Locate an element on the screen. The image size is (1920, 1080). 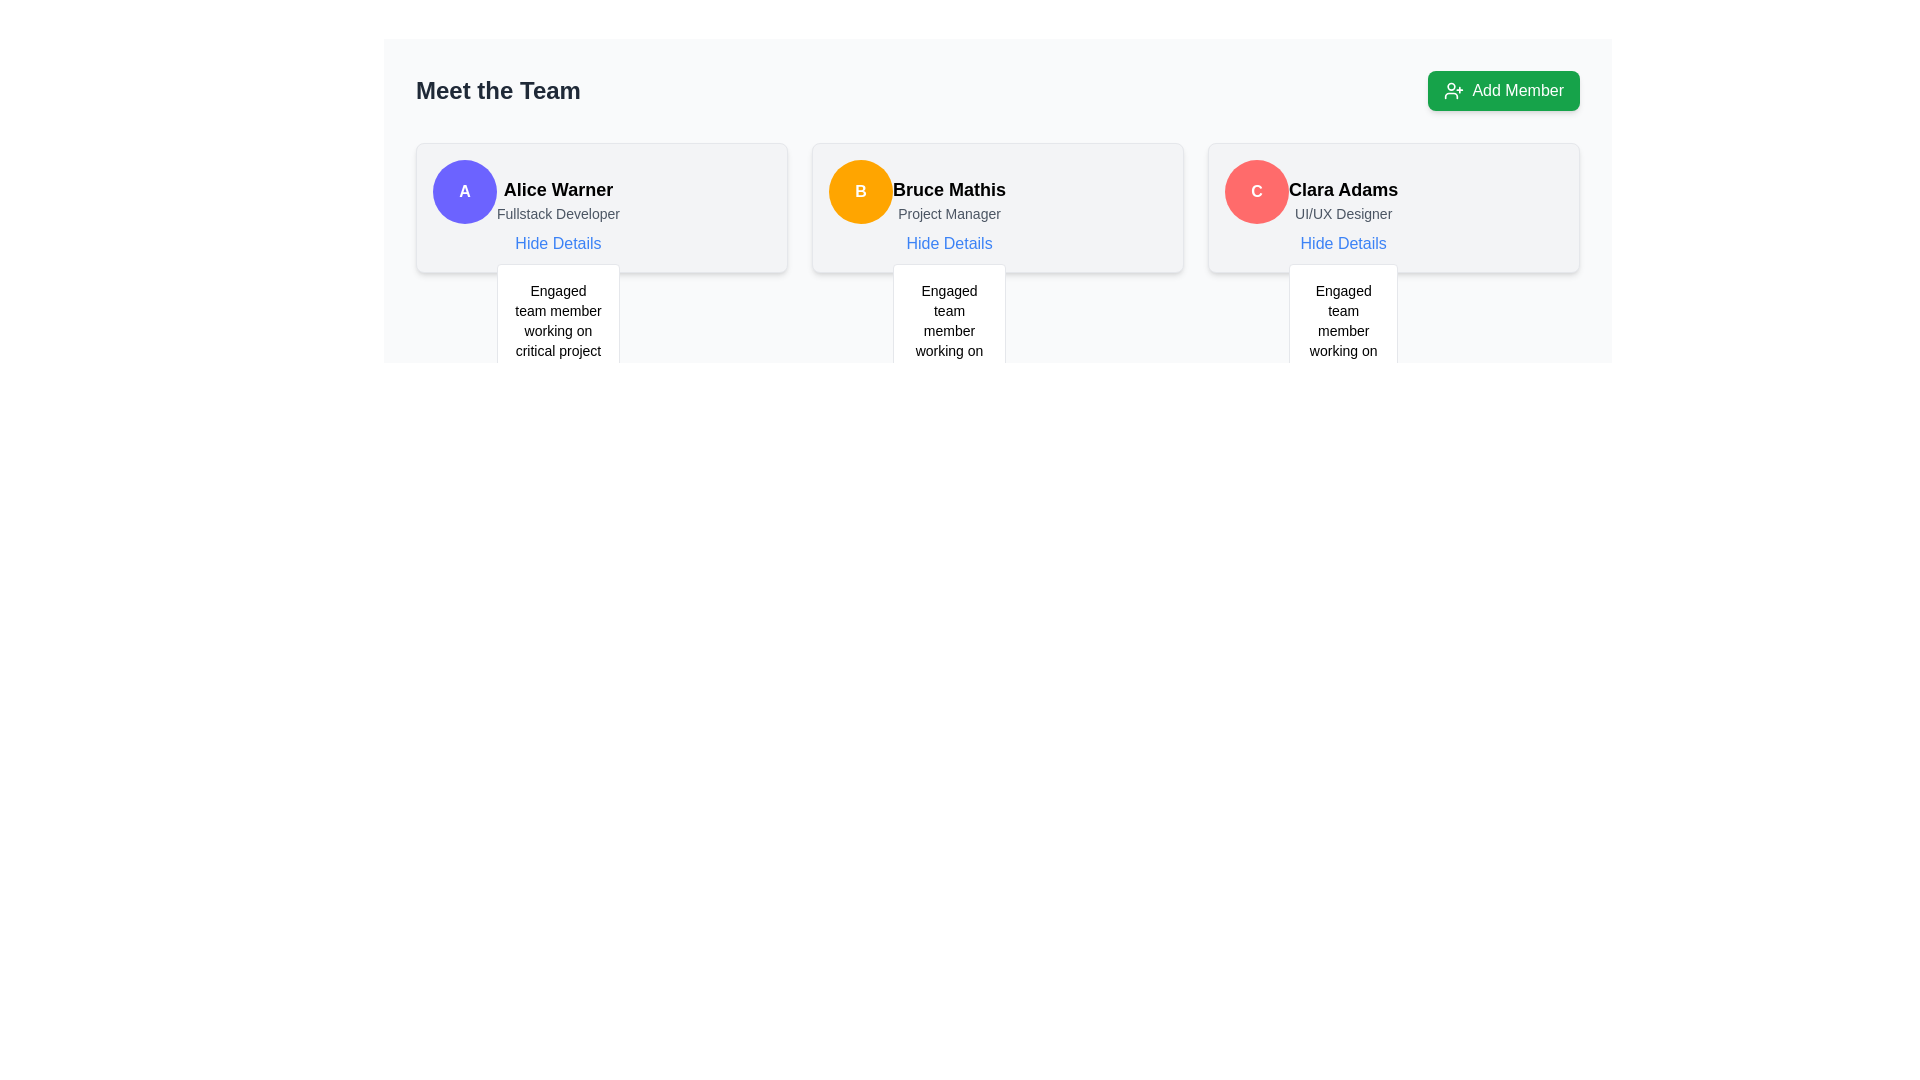
the 'Add Member' button, which is a vibrant green rectangular button with rounded corners located at the top-right corner of the interface, next to the section title 'Meet the Team.' is located at coordinates (1504, 91).